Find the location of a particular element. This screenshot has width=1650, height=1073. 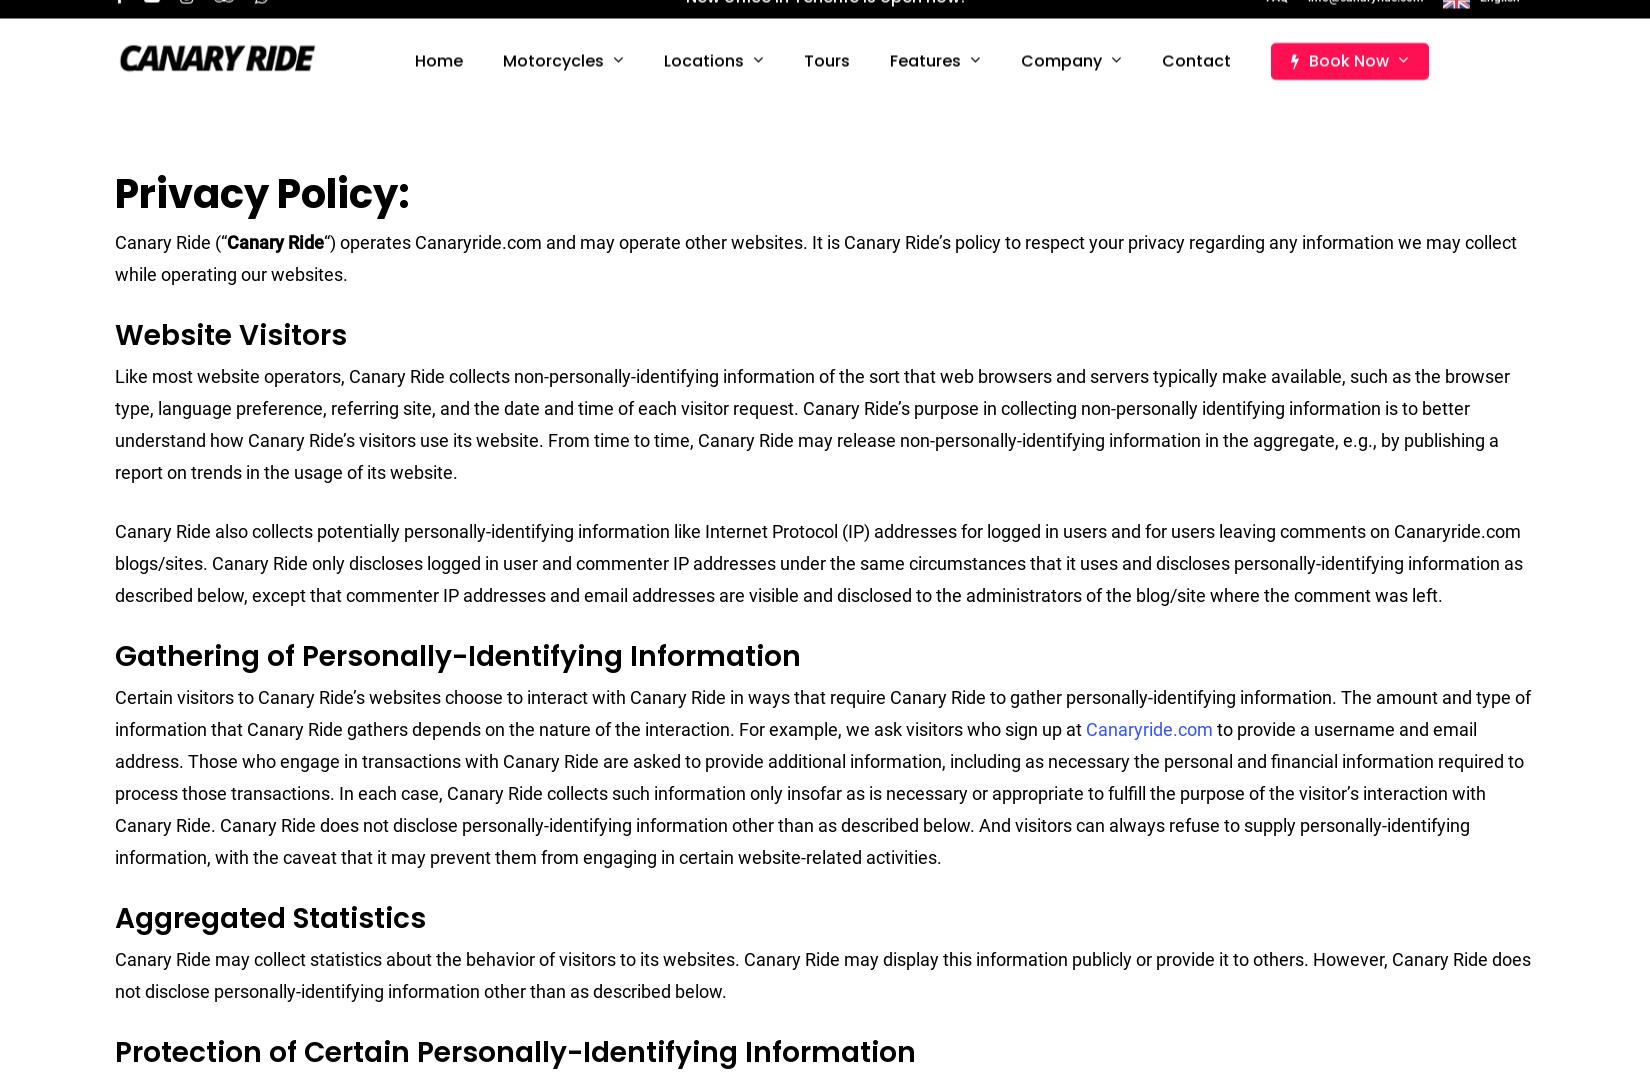

'Canary Ride (“' is located at coordinates (170, 241).